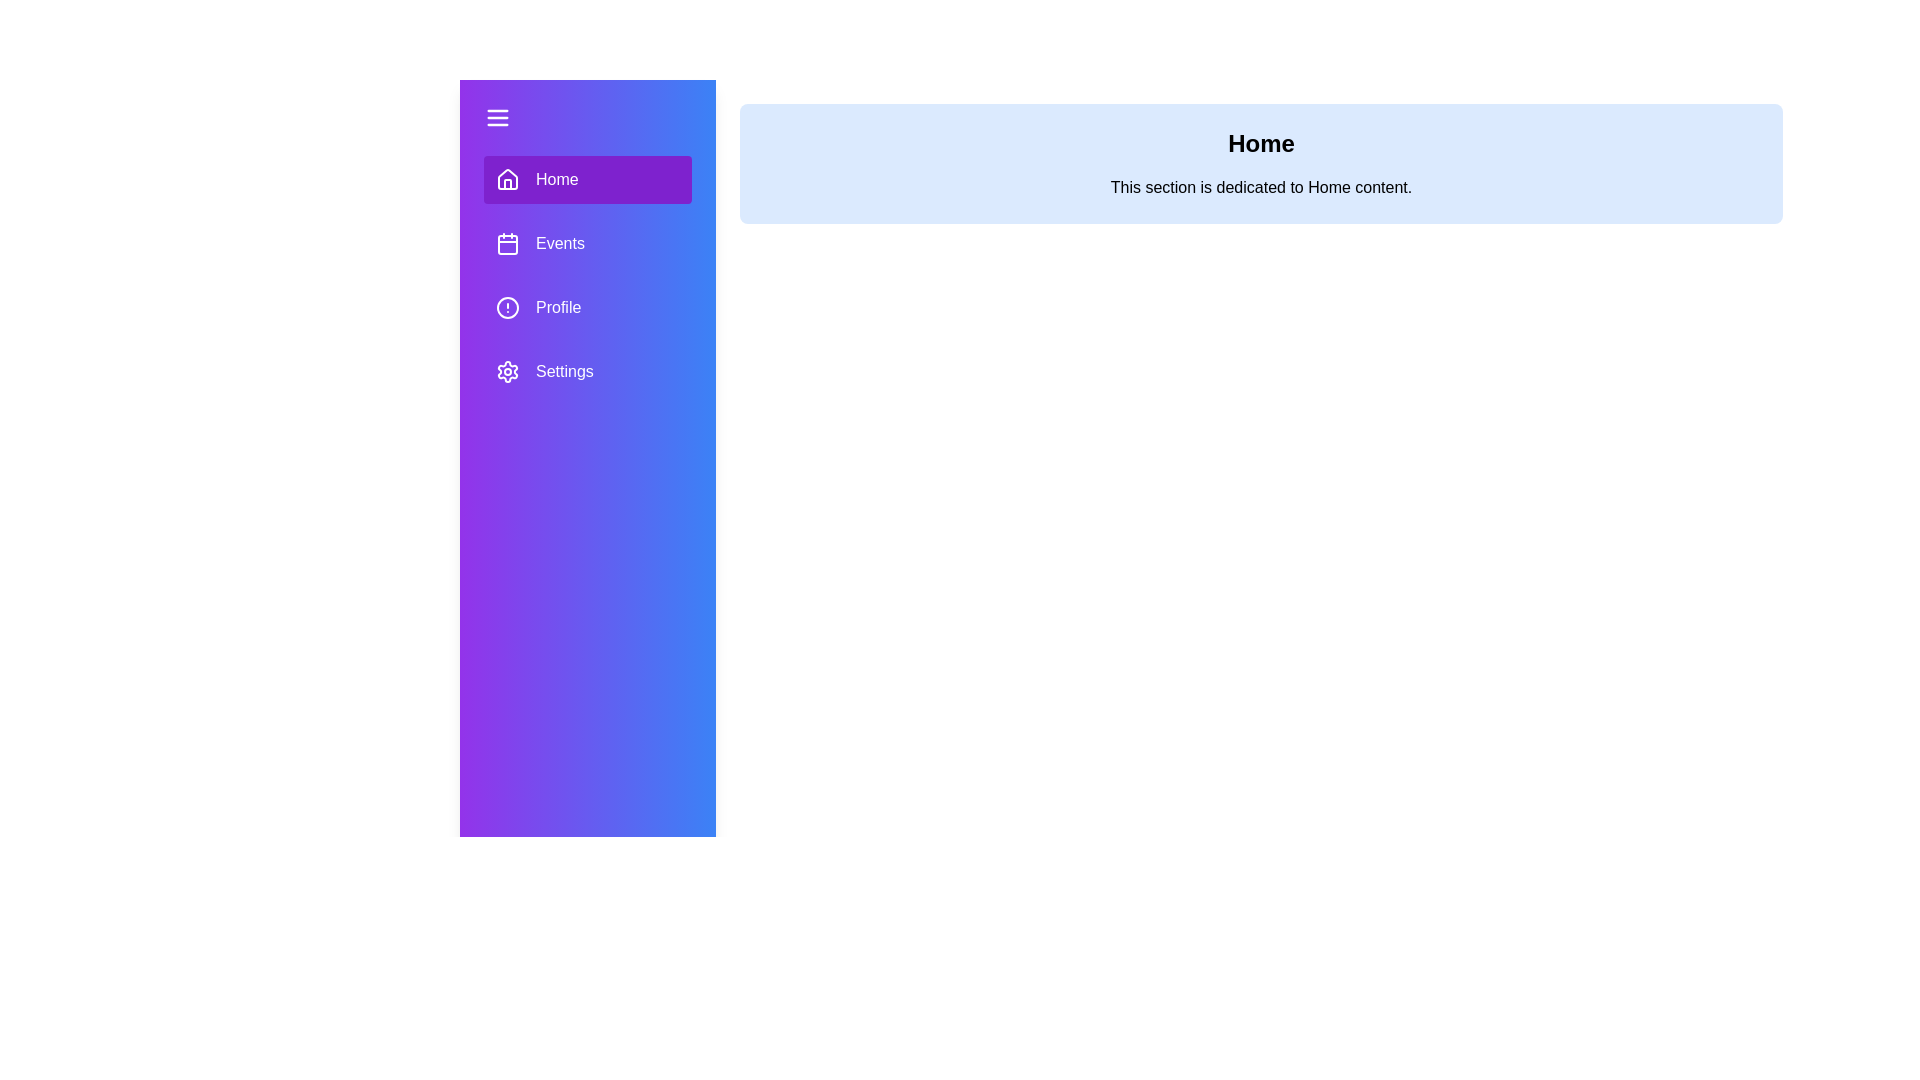  What do you see at coordinates (560, 242) in the screenshot?
I see `the 'Events' text label in the vertical menu on the left-hand side to trigger hover effects` at bounding box center [560, 242].